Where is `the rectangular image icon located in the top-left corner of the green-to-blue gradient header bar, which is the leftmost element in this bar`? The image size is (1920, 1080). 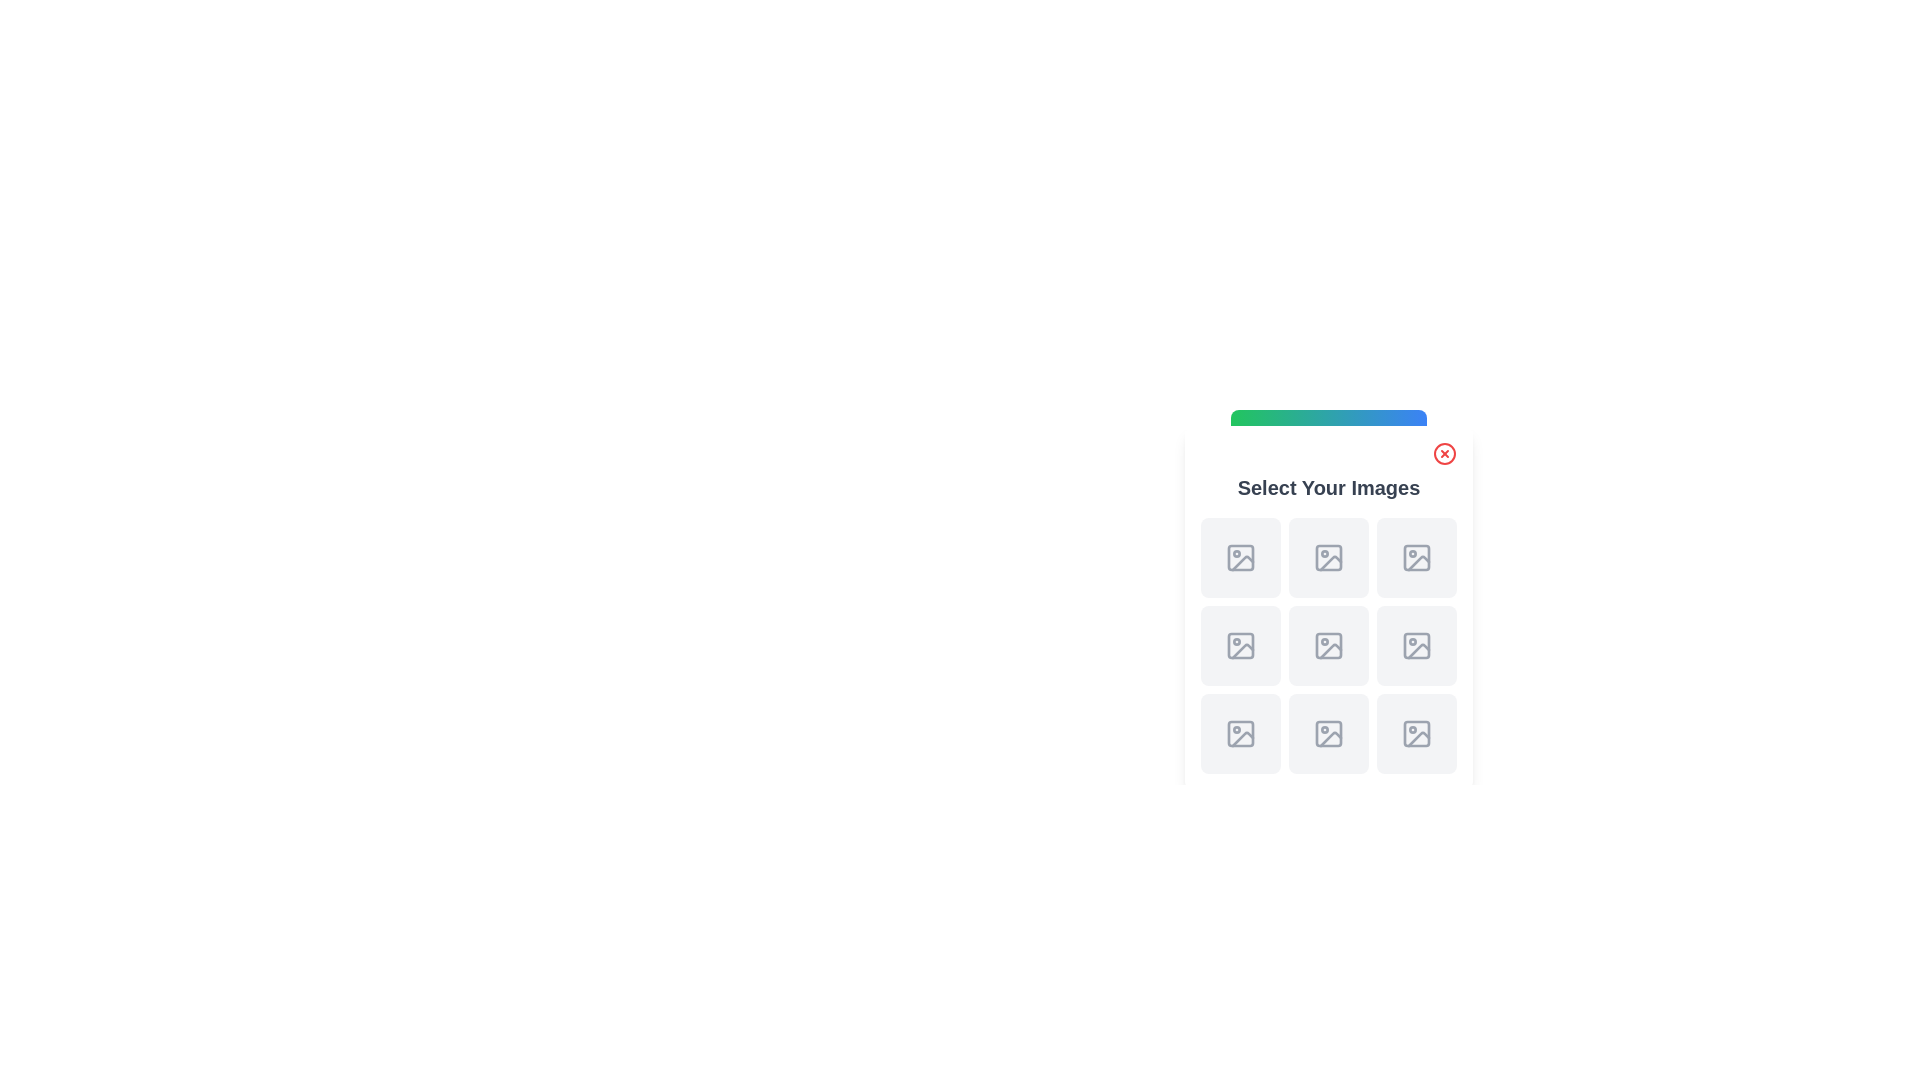 the rectangular image icon located in the top-left corner of the green-to-blue gradient header bar, which is the leftmost element in this bar is located at coordinates (1266, 434).